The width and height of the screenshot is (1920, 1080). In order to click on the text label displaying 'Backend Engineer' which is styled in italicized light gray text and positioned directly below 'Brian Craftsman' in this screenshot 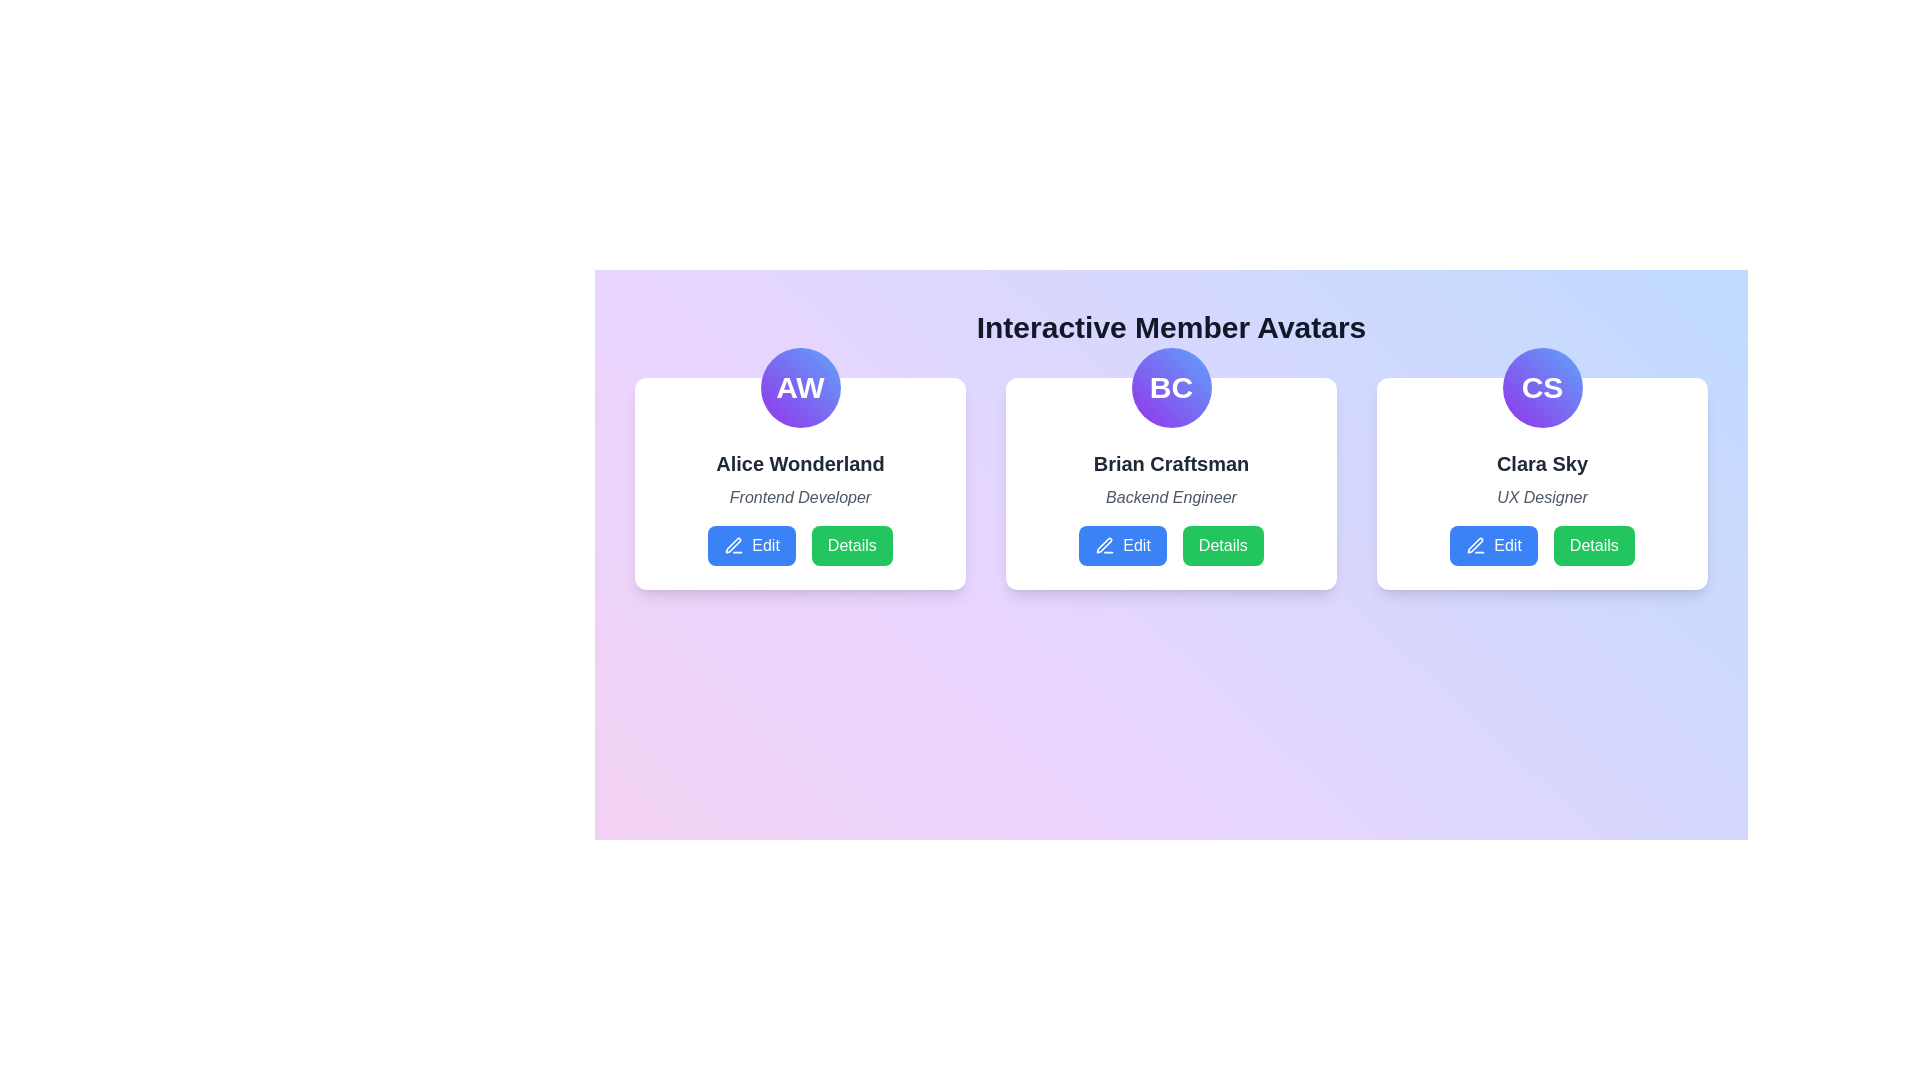, I will do `click(1171, 496)`.